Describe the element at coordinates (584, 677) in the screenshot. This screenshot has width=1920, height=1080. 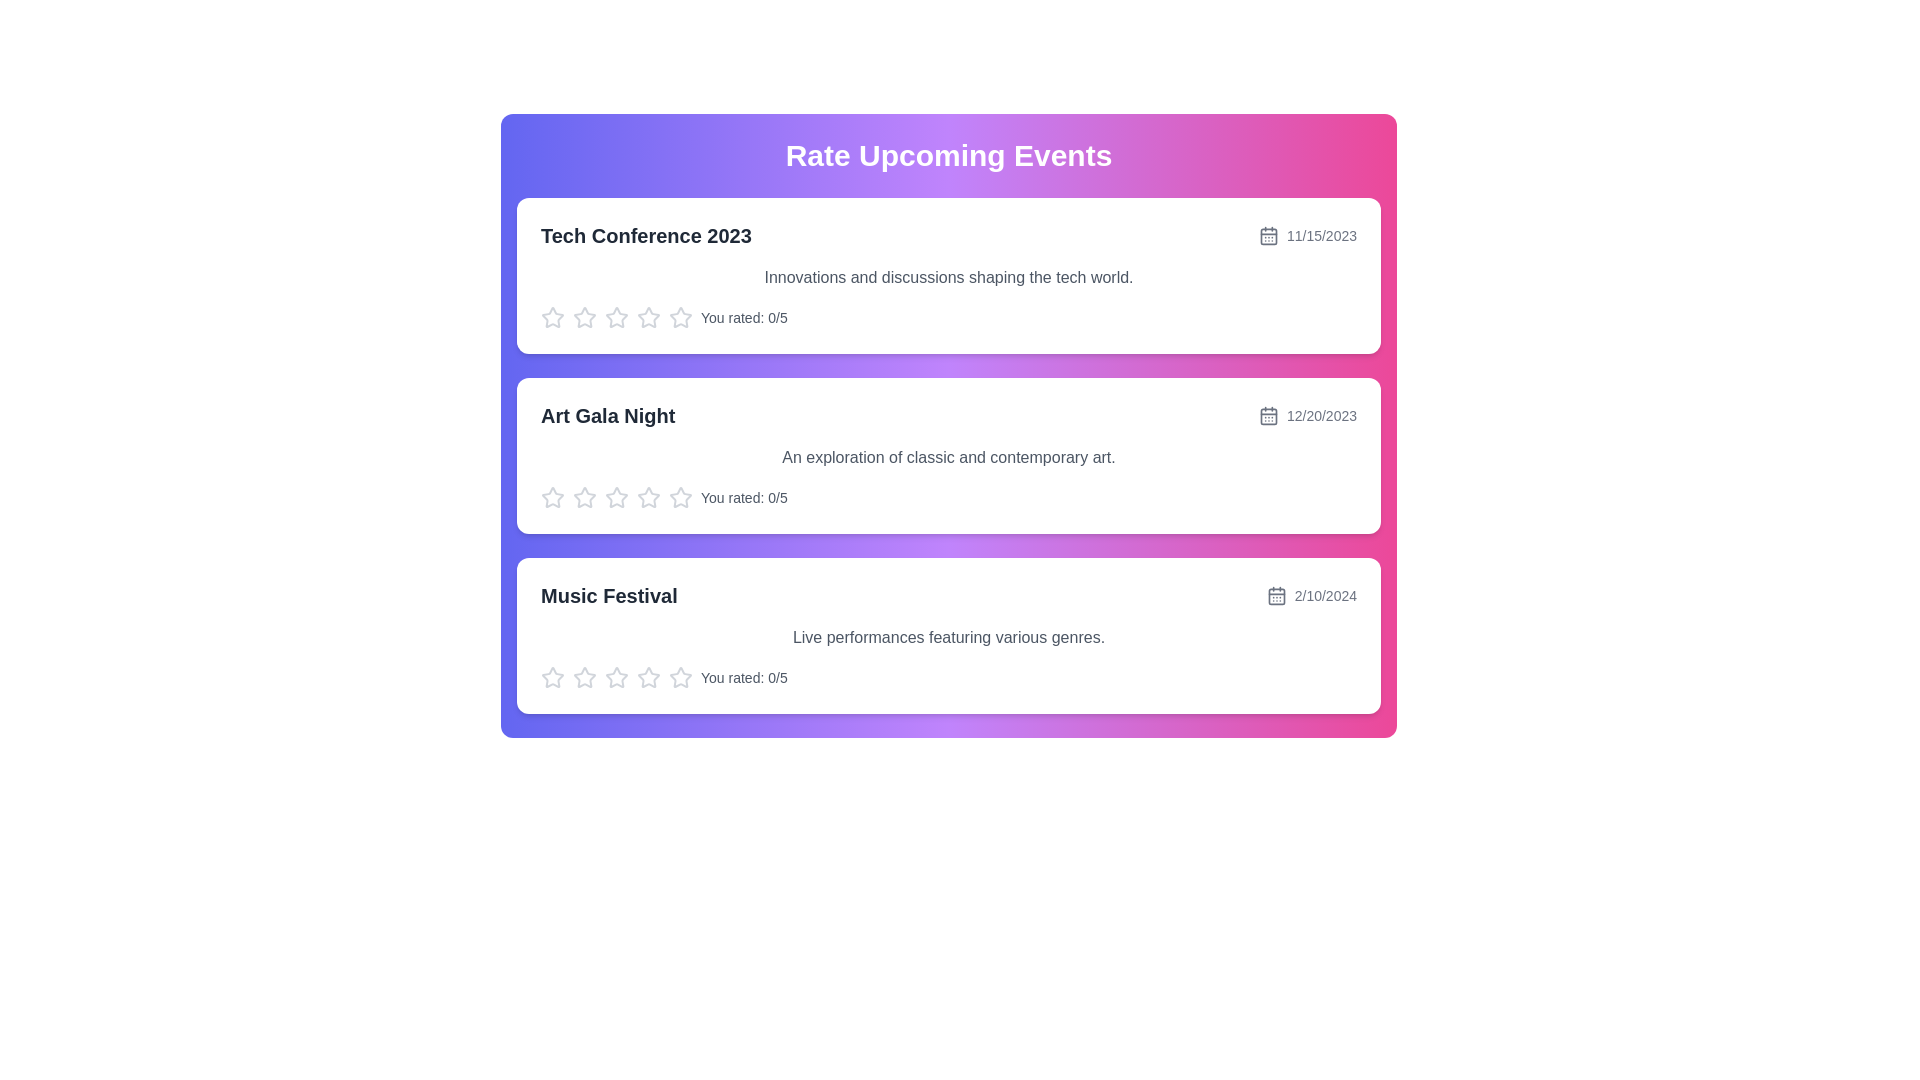
I see `the third star-shaped rating icon under the 'Music Festival' event` at that location.